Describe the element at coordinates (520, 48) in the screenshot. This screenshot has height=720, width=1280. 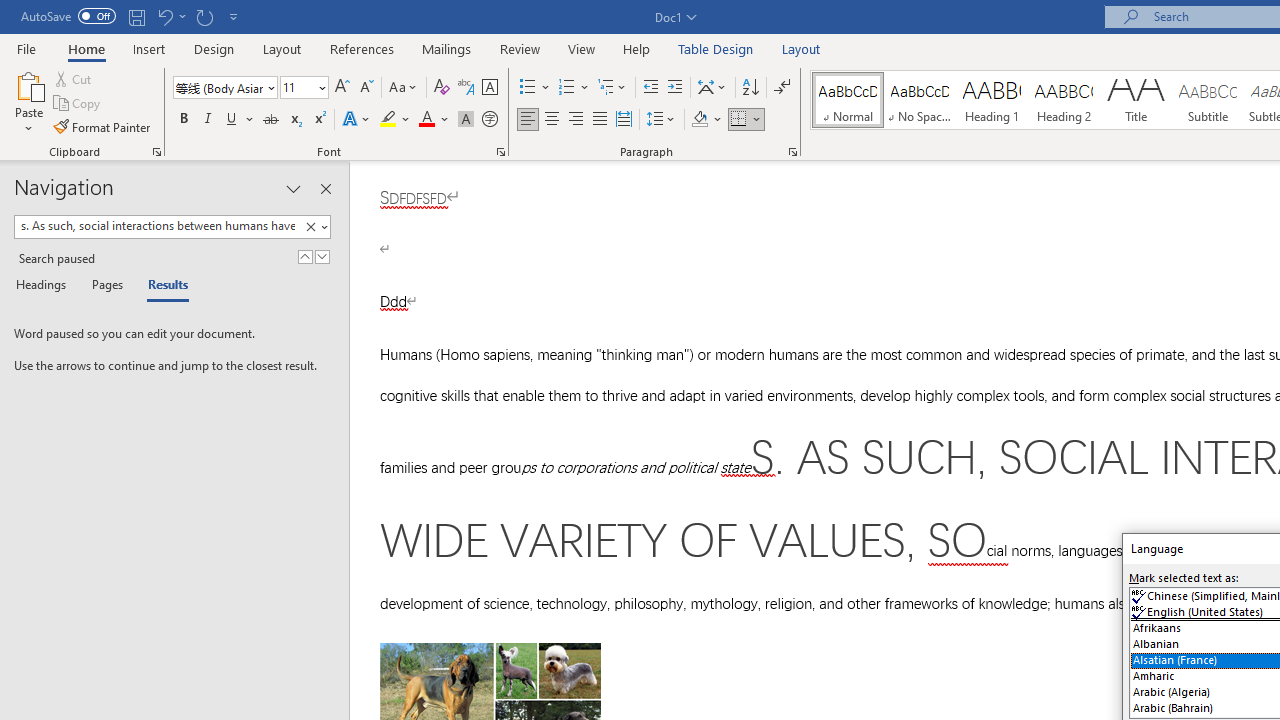
I see `'Review'` at that location.